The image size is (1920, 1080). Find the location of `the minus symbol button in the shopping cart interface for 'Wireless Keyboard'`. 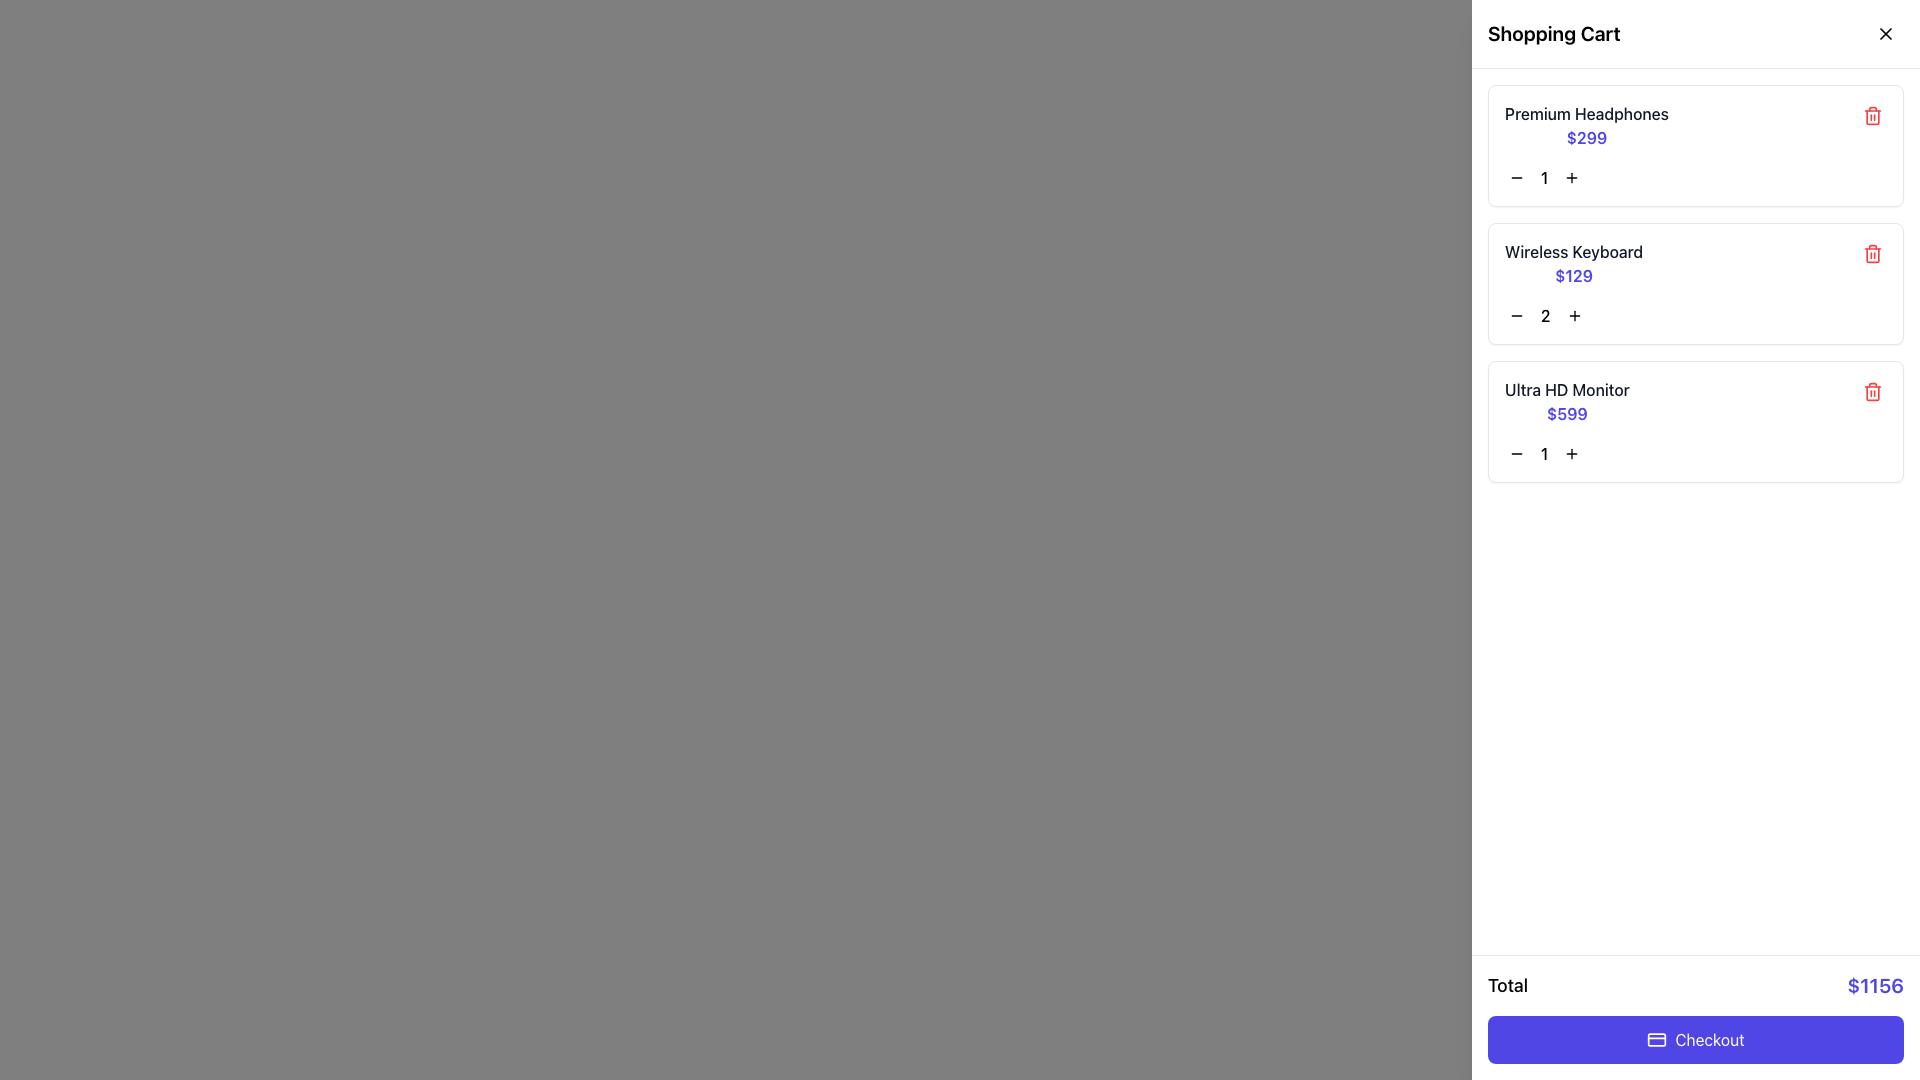

the minus symbol button in the shopping cart interface for 'Wireless Keyboard' is located at coordinates (1516, 315).